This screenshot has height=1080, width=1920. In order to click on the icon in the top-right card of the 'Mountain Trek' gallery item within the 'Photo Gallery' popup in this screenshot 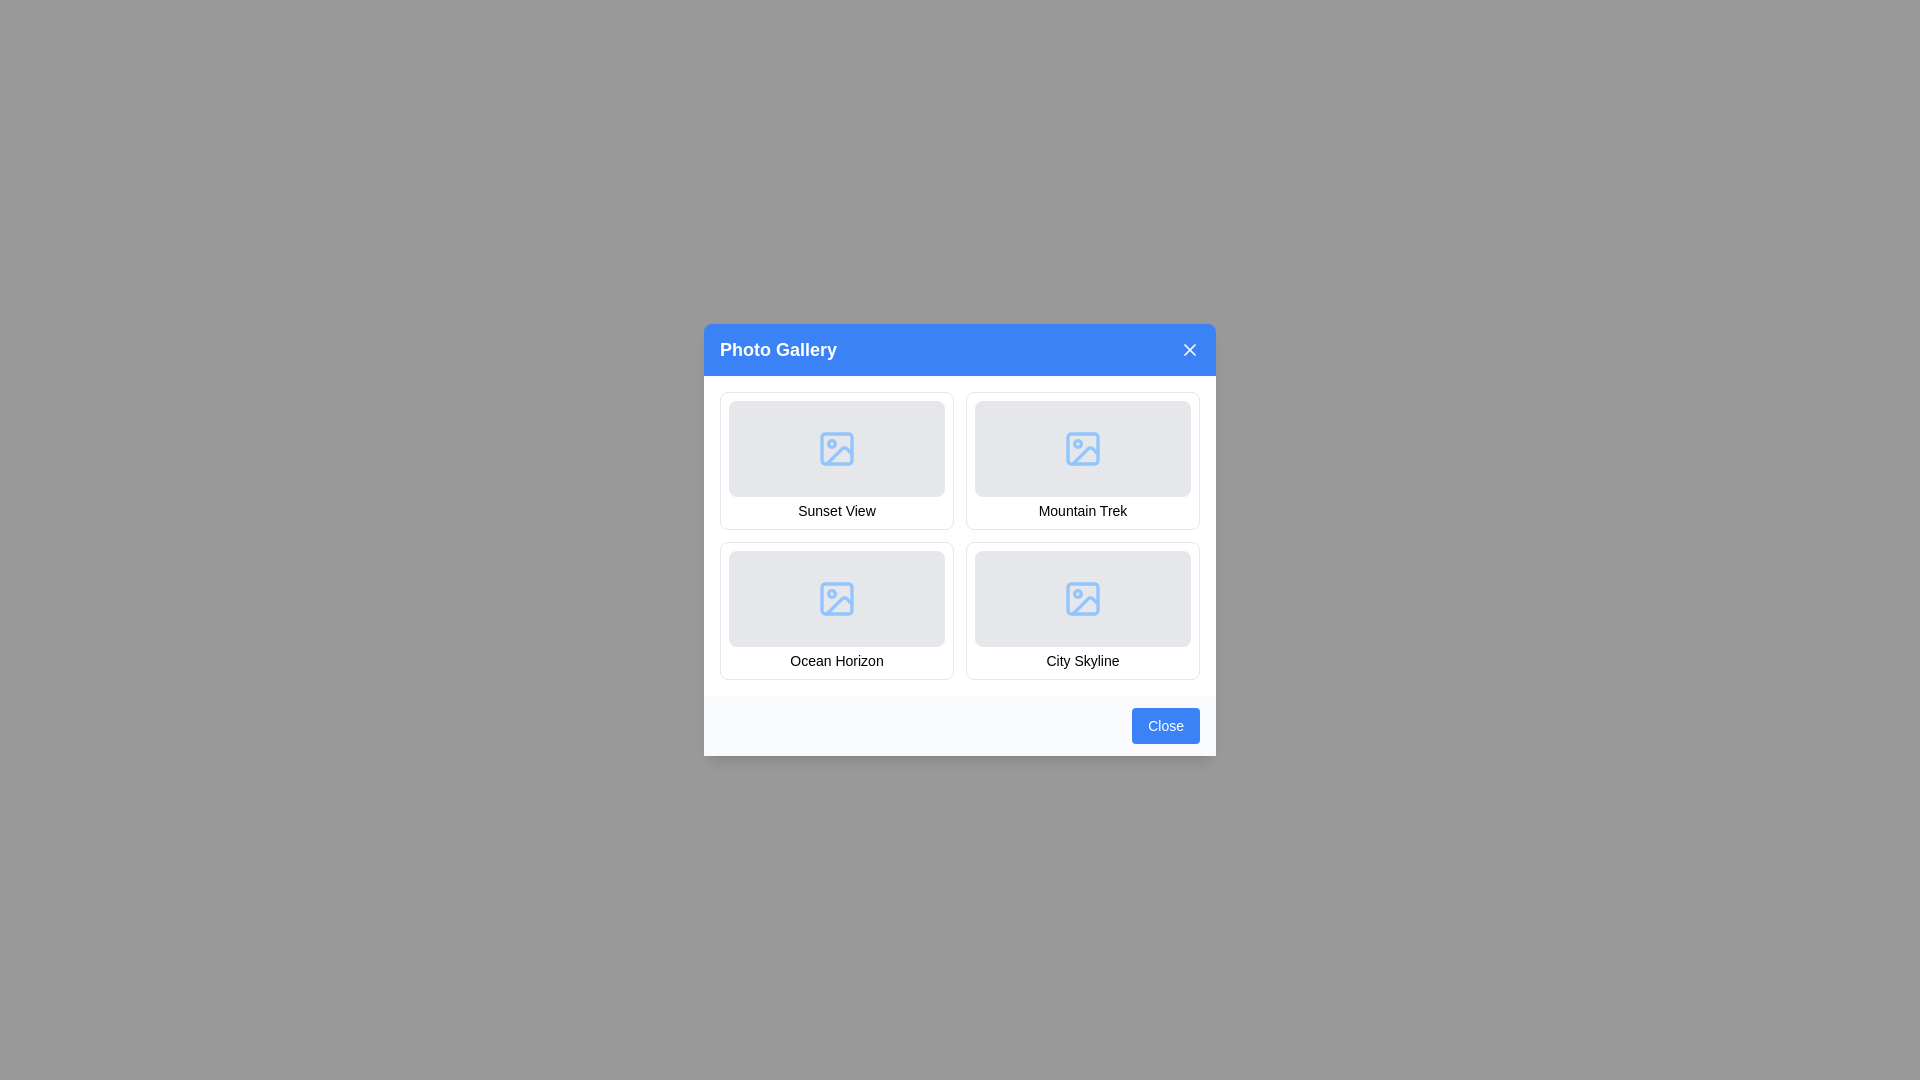, I will do `click(1082, 447)`.